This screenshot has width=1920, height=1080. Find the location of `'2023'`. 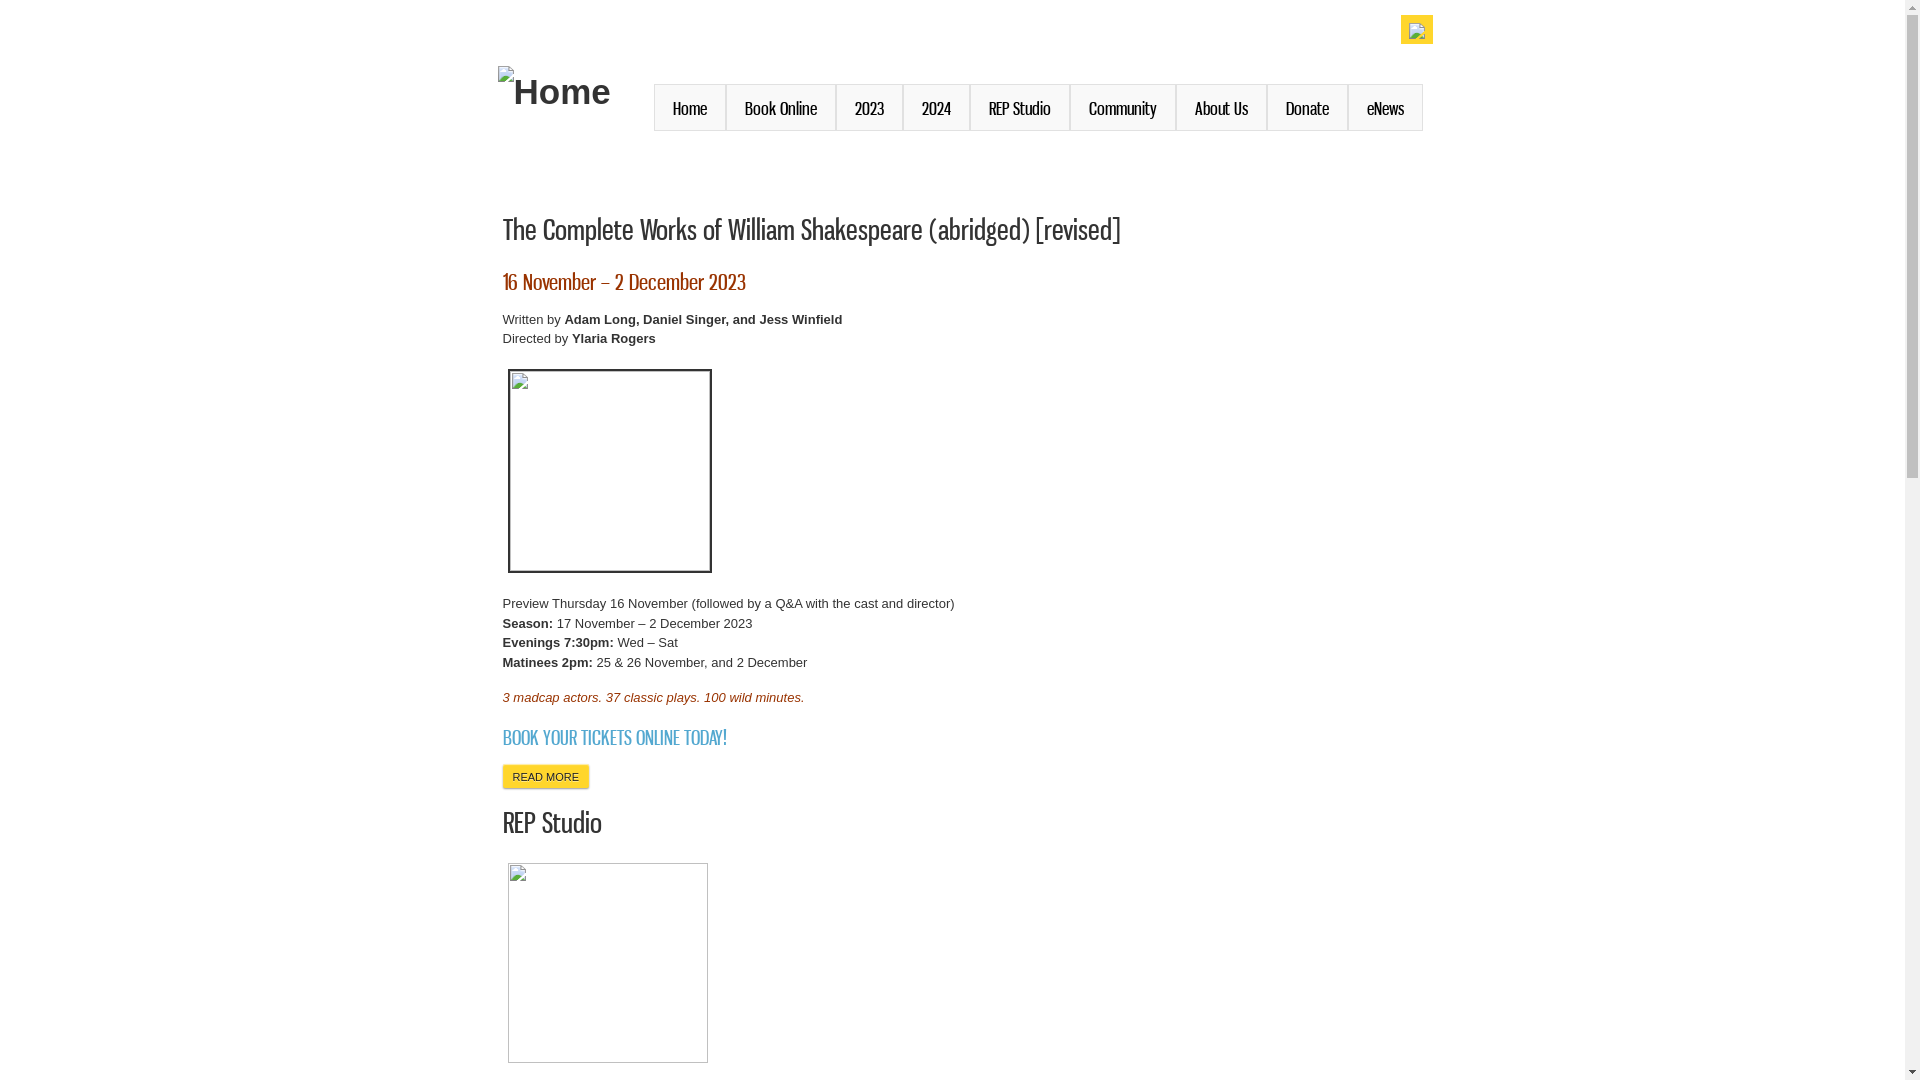

'2023' is located at coordinates (869, 107).